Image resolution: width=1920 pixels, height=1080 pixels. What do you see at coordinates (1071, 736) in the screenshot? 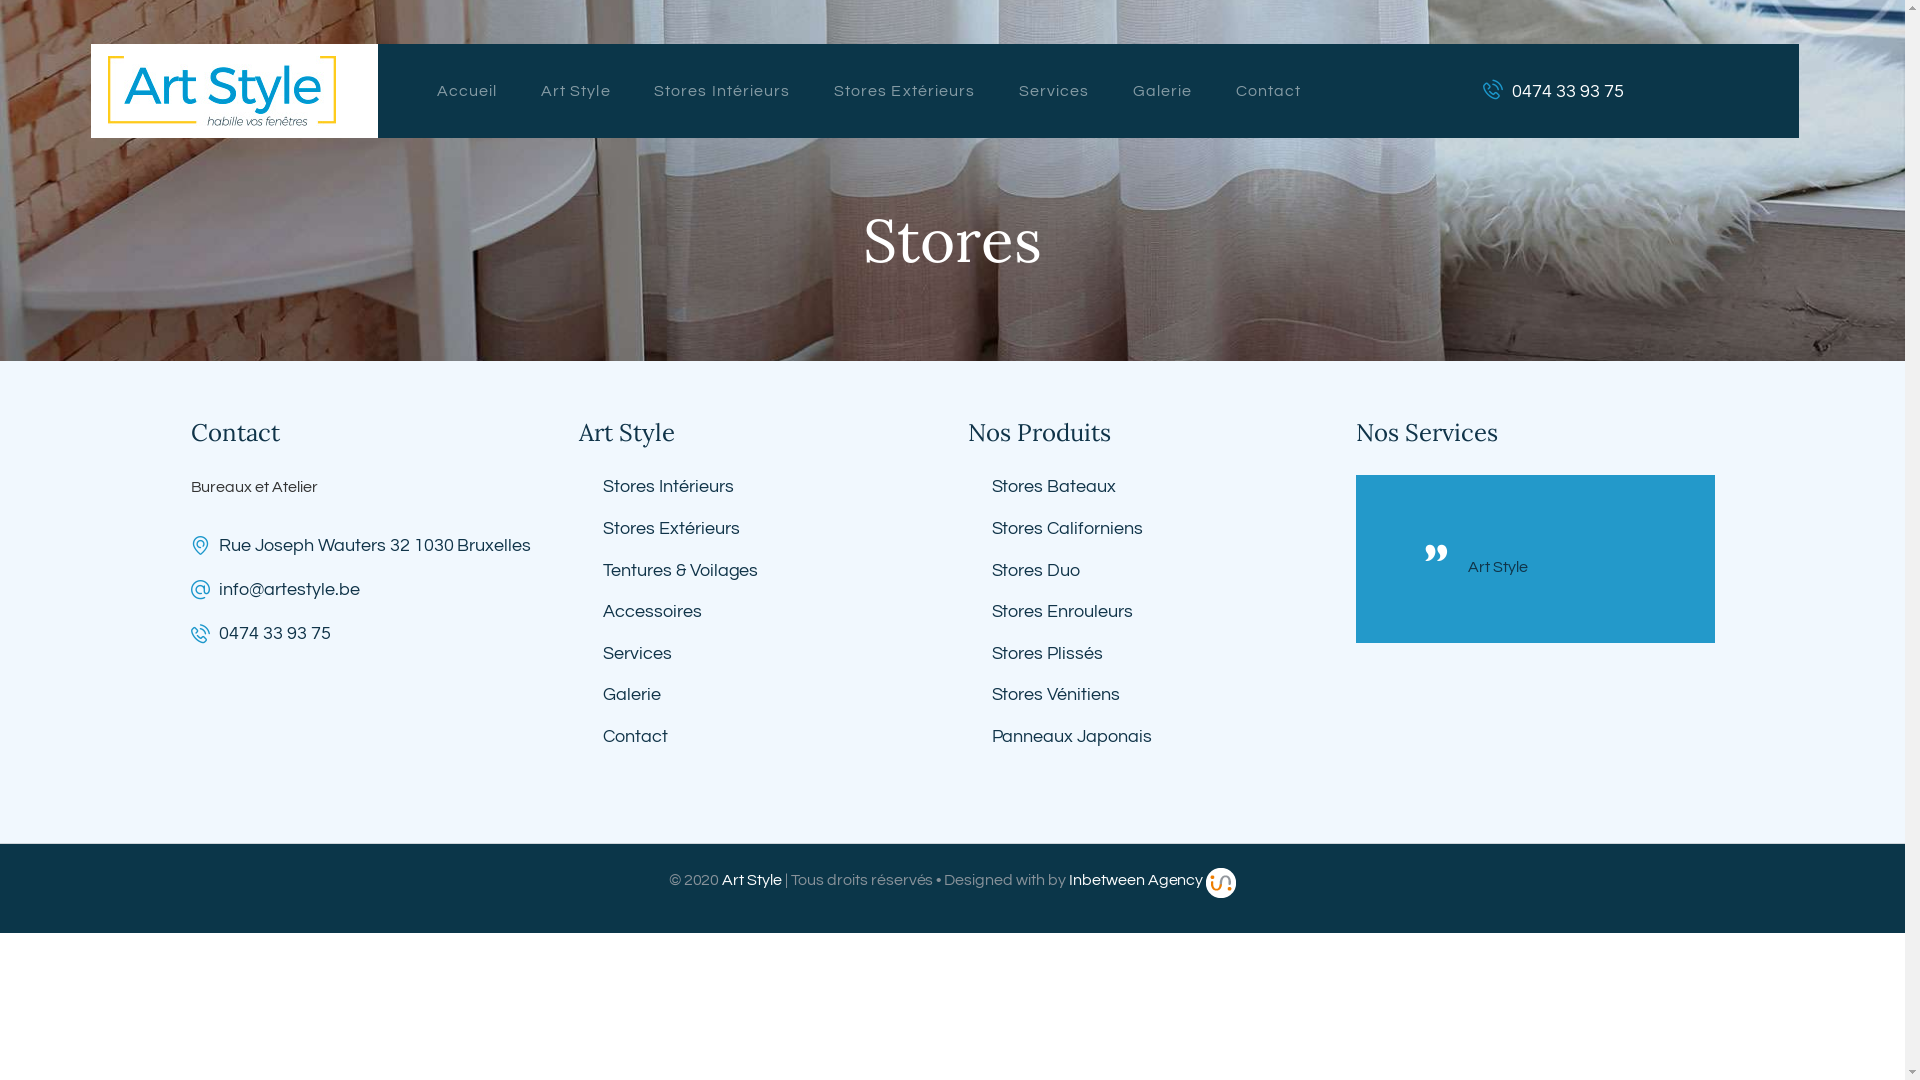
I see `'Panneaux Japonais'` at bounding box center [1071, 736].